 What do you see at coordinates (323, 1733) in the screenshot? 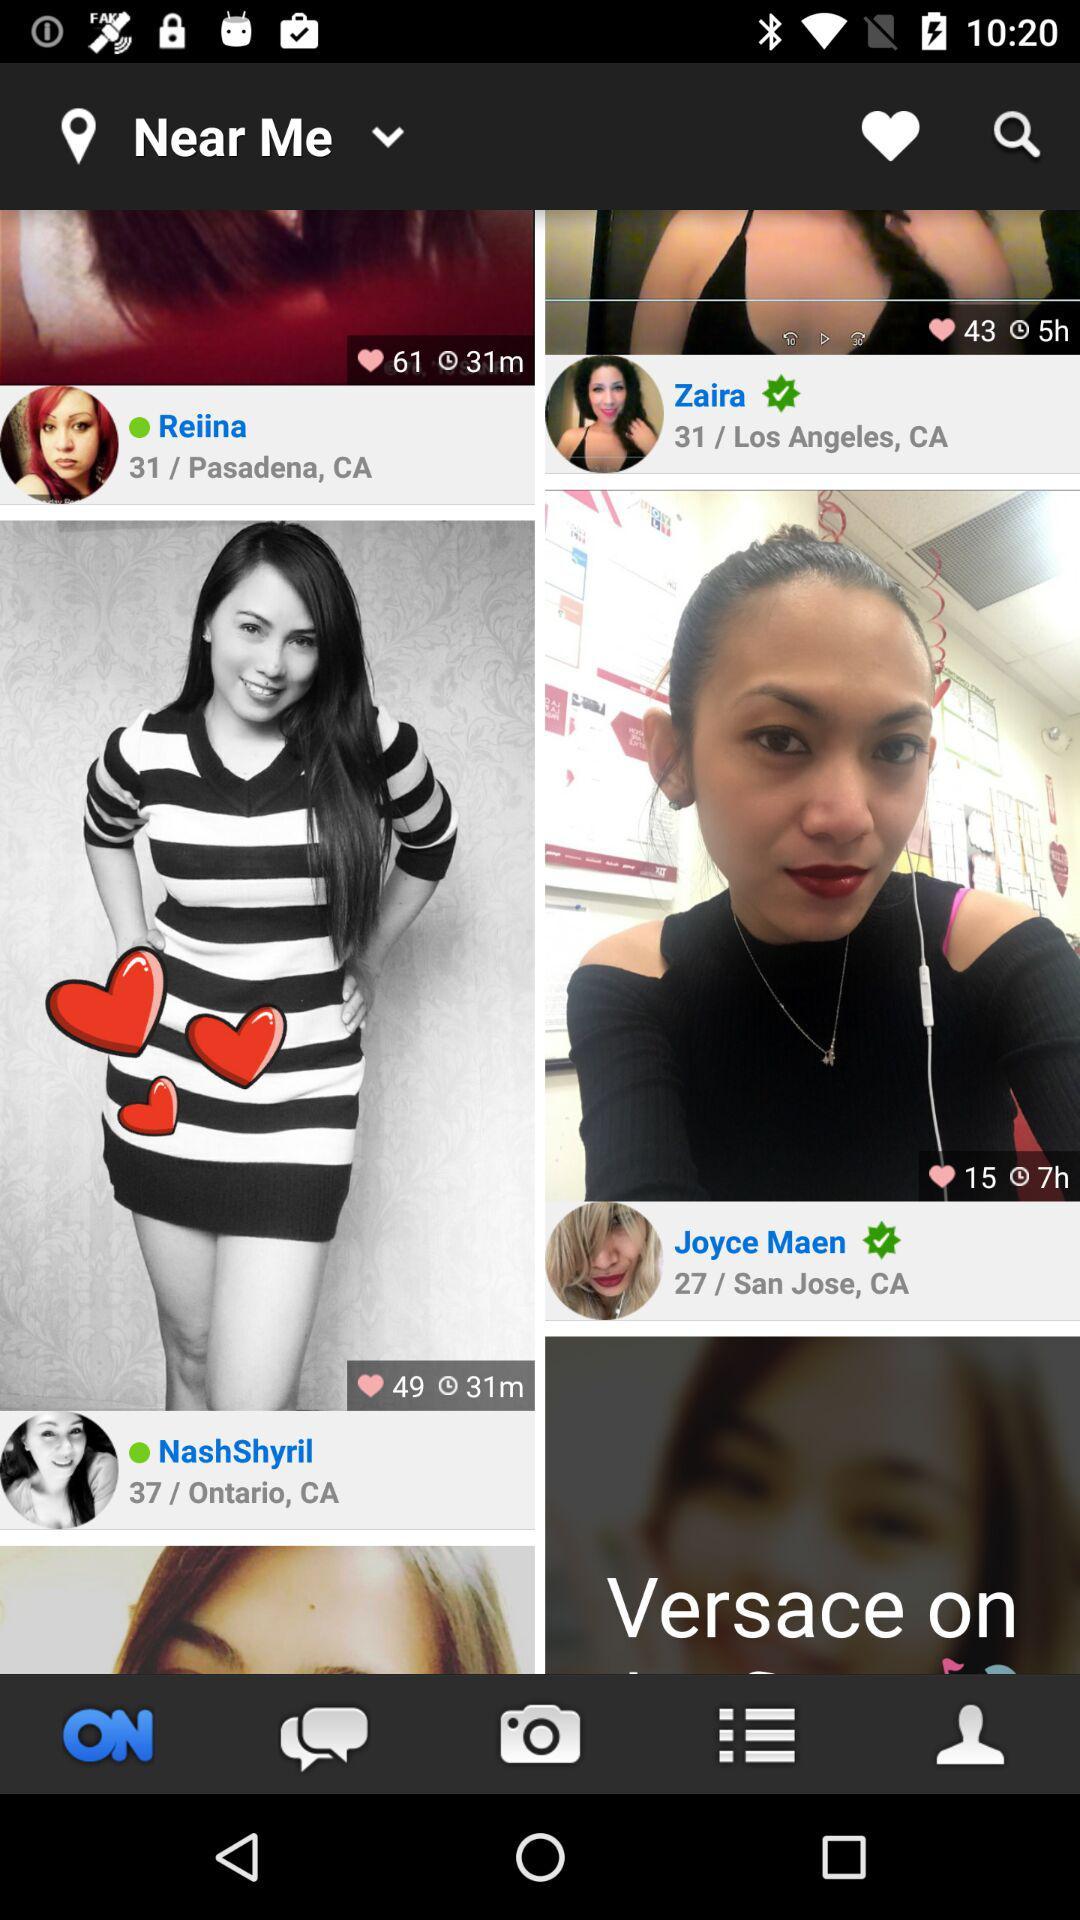
I see `message option` at bounding box center [323, 1733].